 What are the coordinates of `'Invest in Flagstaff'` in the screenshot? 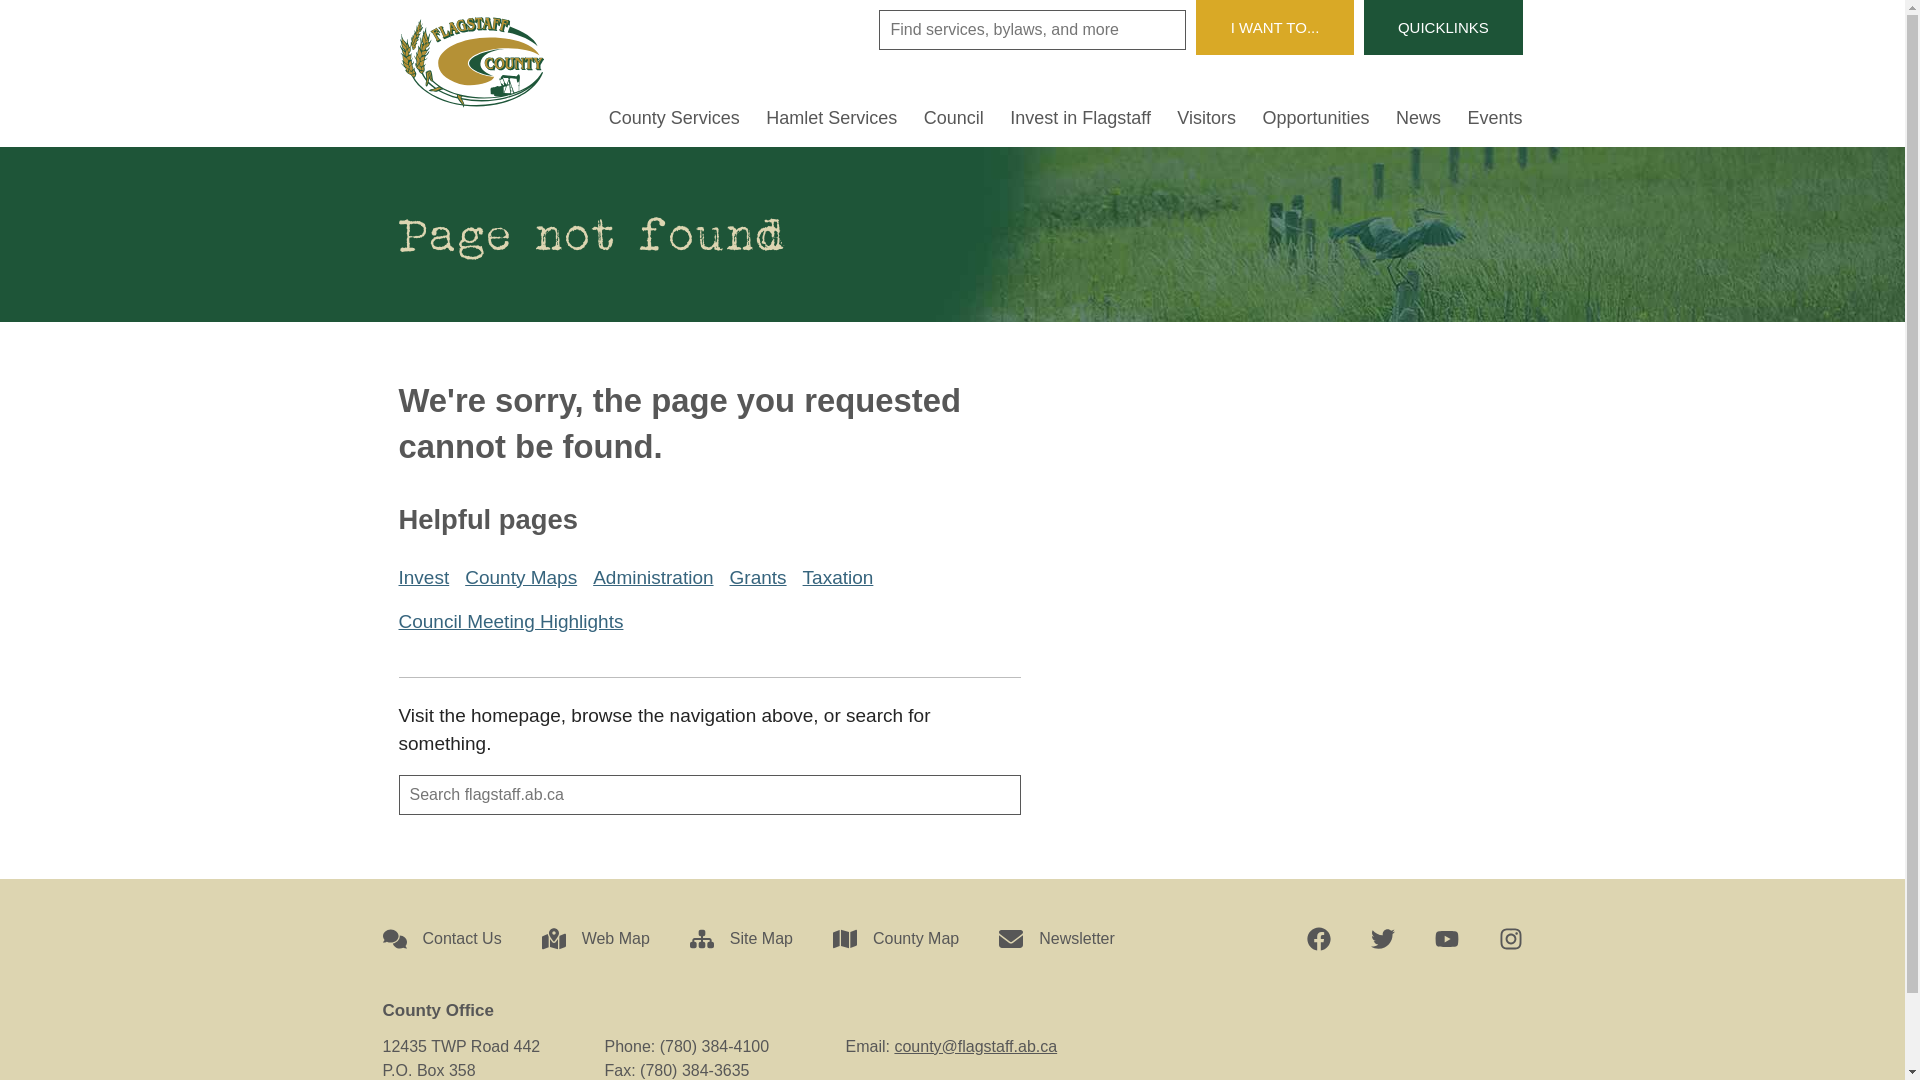 It's located at (1079, 122).